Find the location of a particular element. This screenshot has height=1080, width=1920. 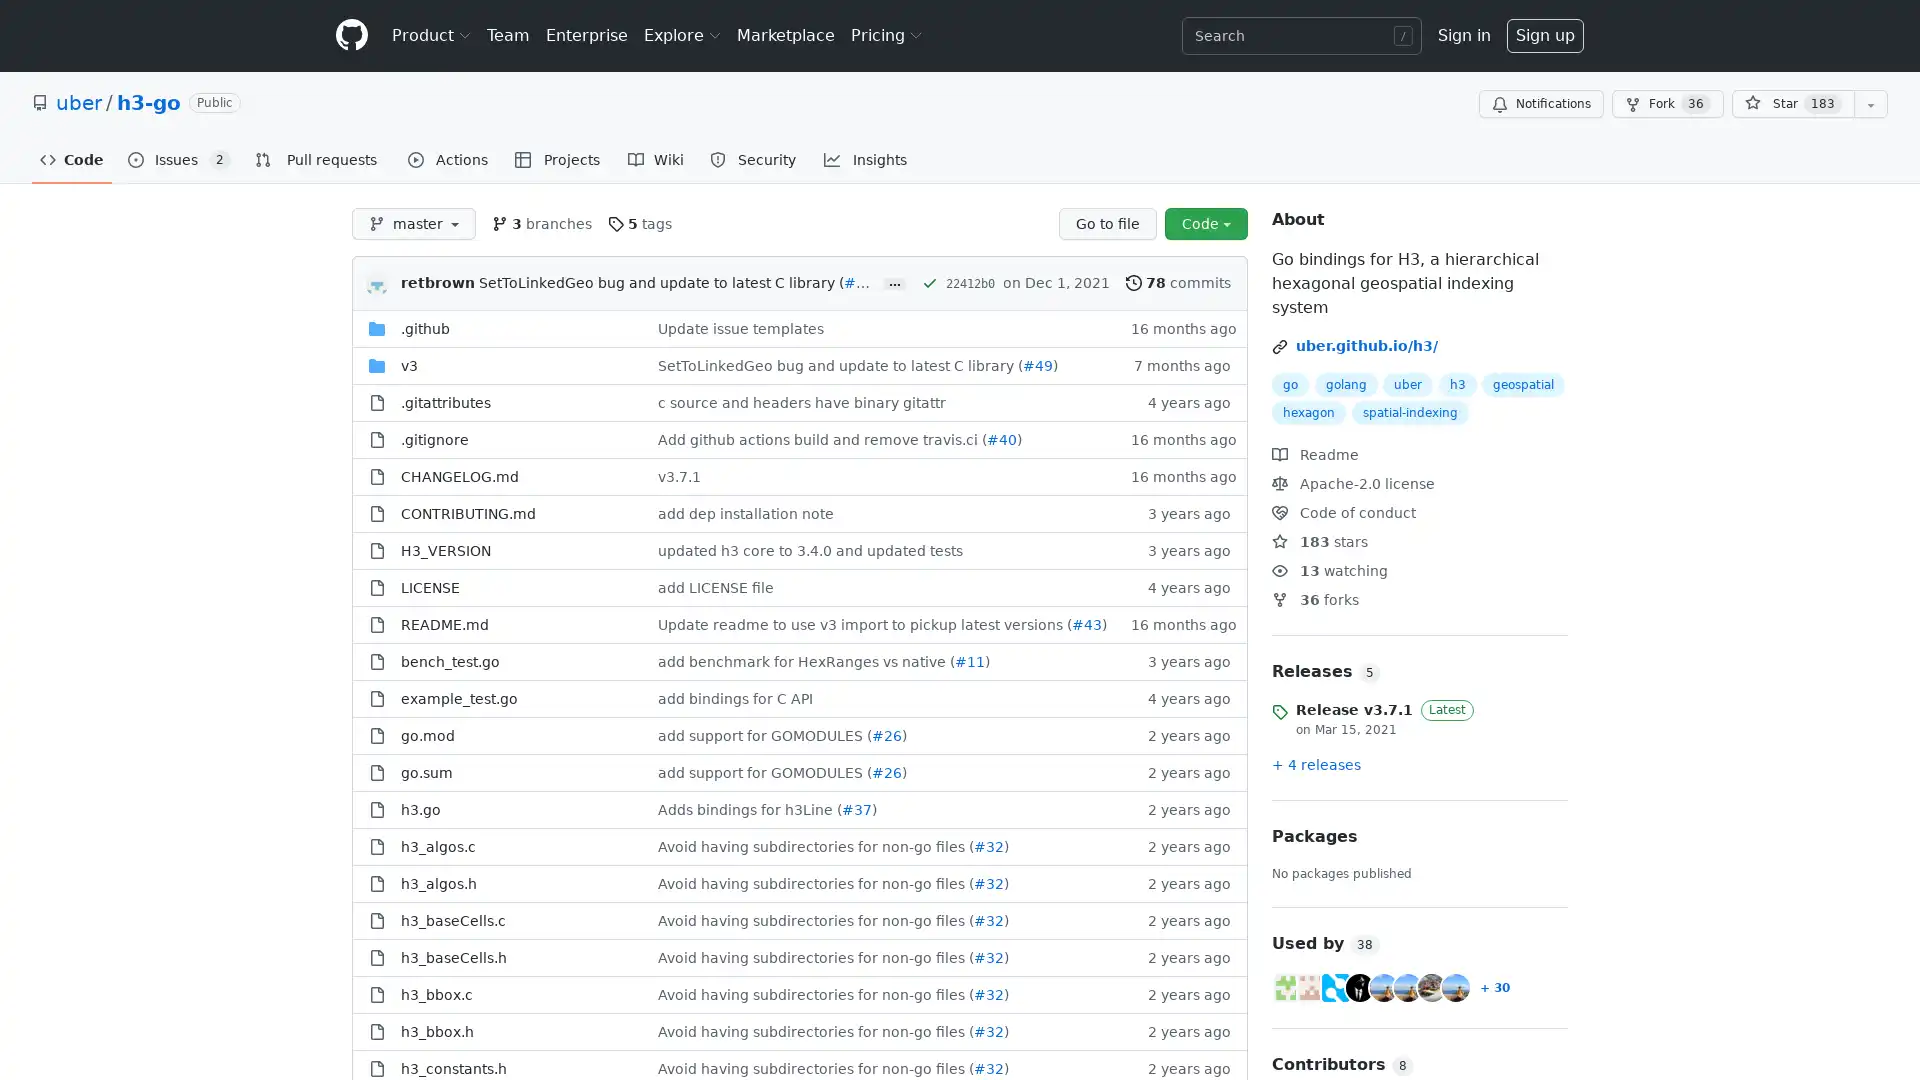

... is located at coordinates (893, 284).